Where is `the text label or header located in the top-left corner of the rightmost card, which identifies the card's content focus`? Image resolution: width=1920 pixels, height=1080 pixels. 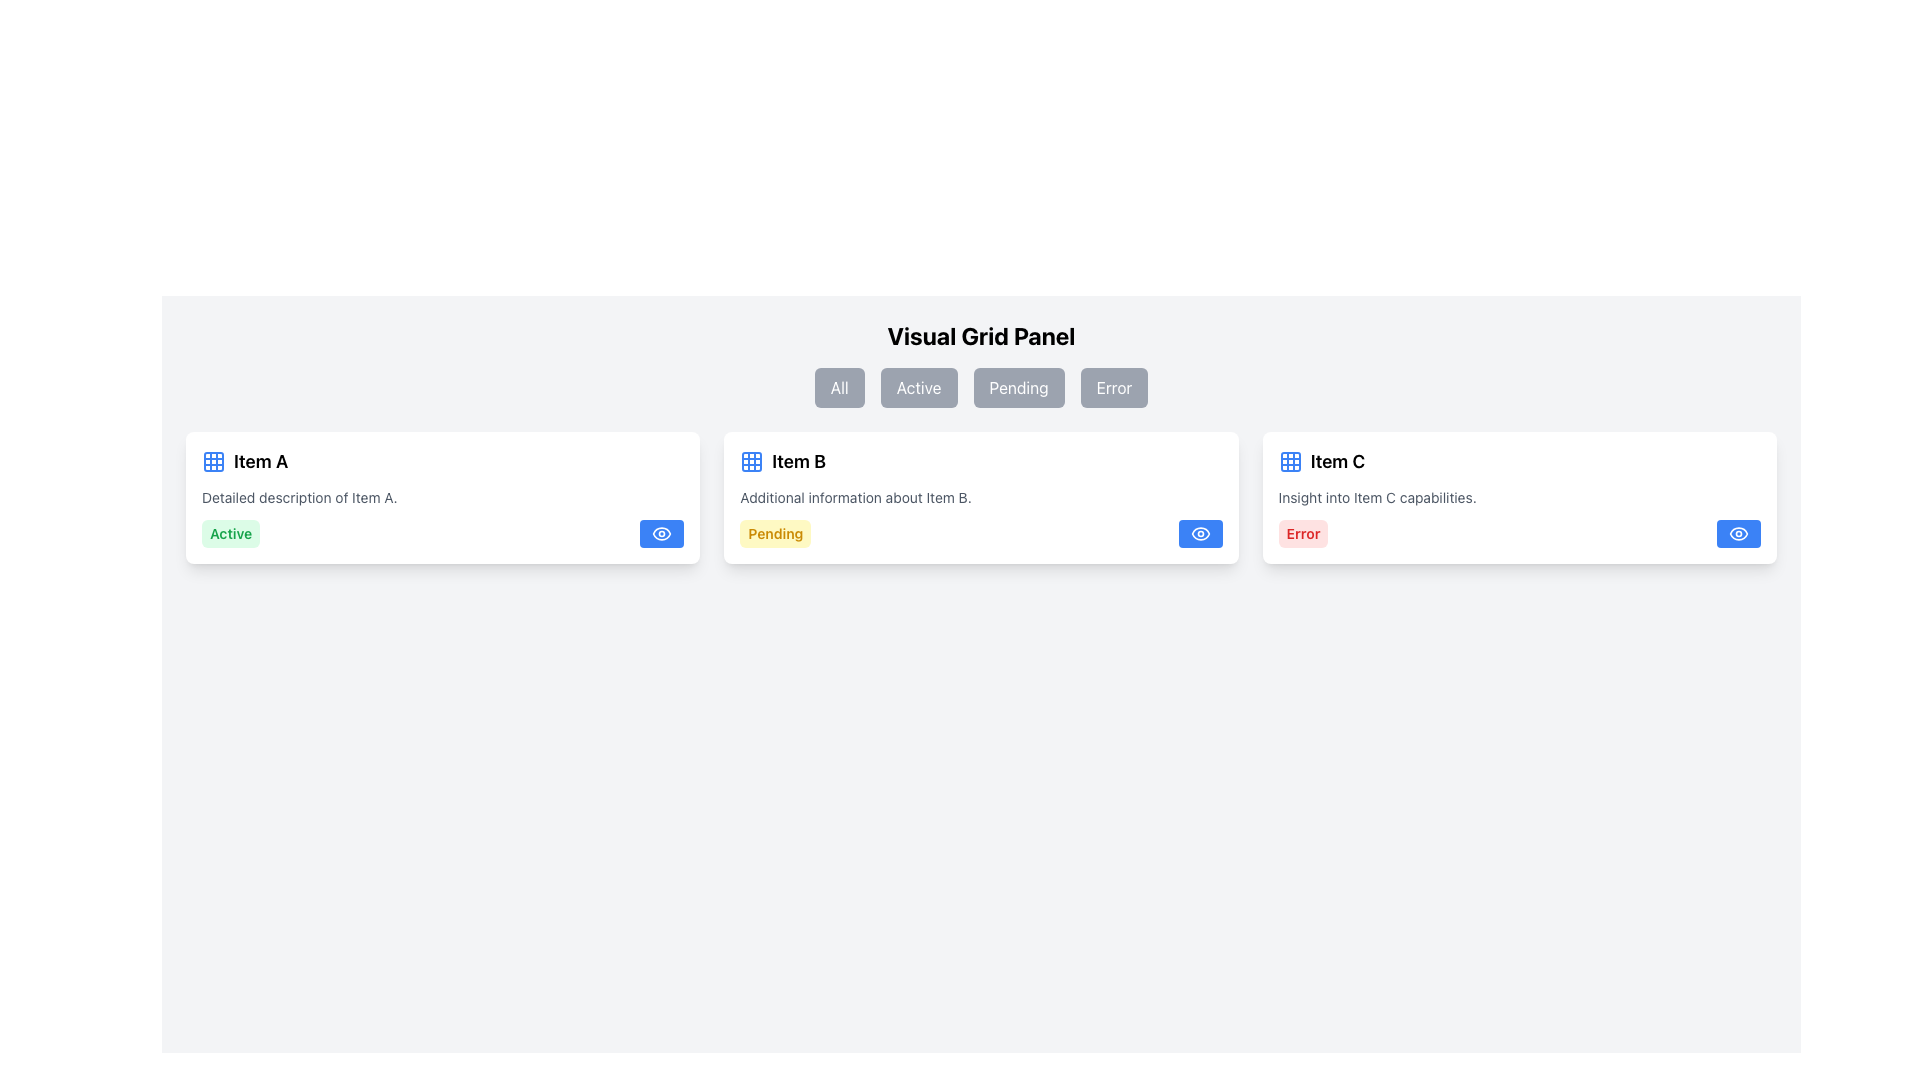
the text label or header located in the top-left corner of the rightmost card, which identifies the card's content focus is located at coordinates (1321, 462).